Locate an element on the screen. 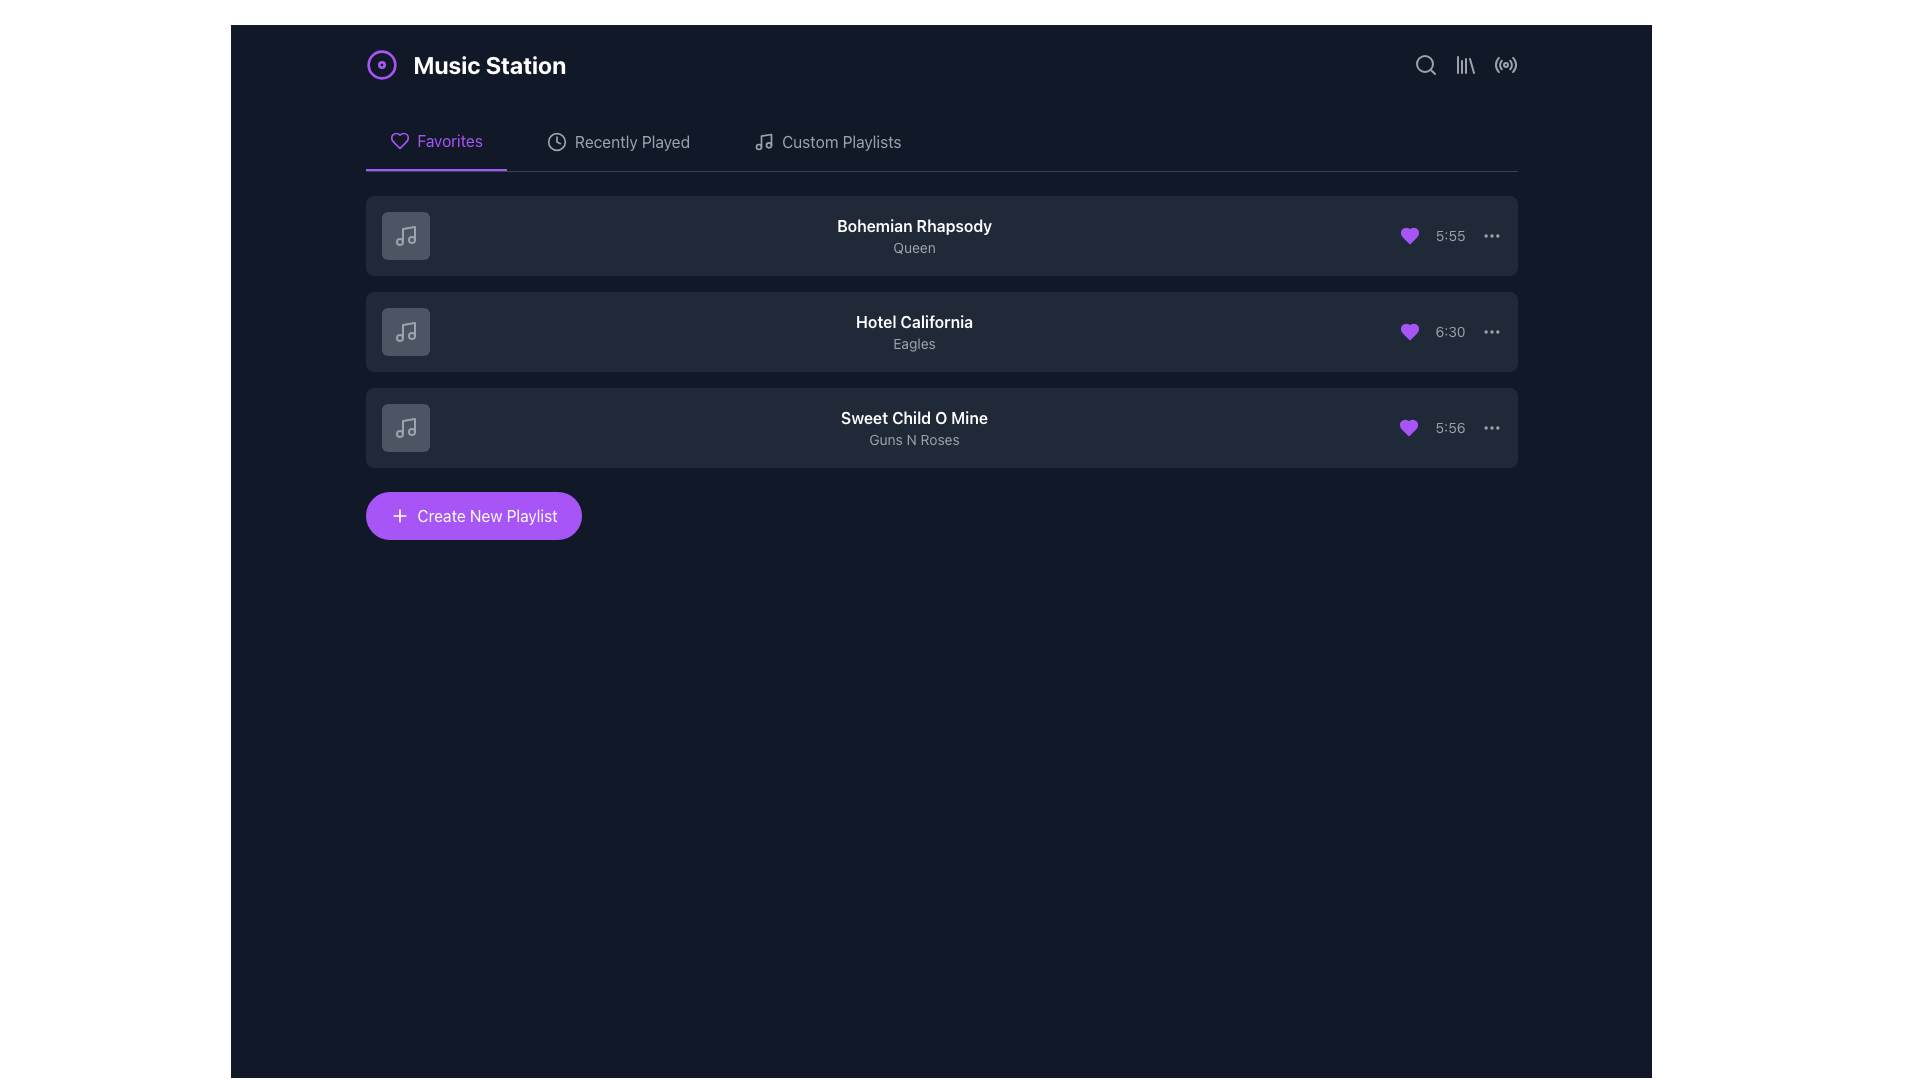 Image resolution: width=1920 pixels, height=1080 pixels. the small gray musical note icon located in the second playlist entry box of the music application interface is located at coordinates (404, 330).